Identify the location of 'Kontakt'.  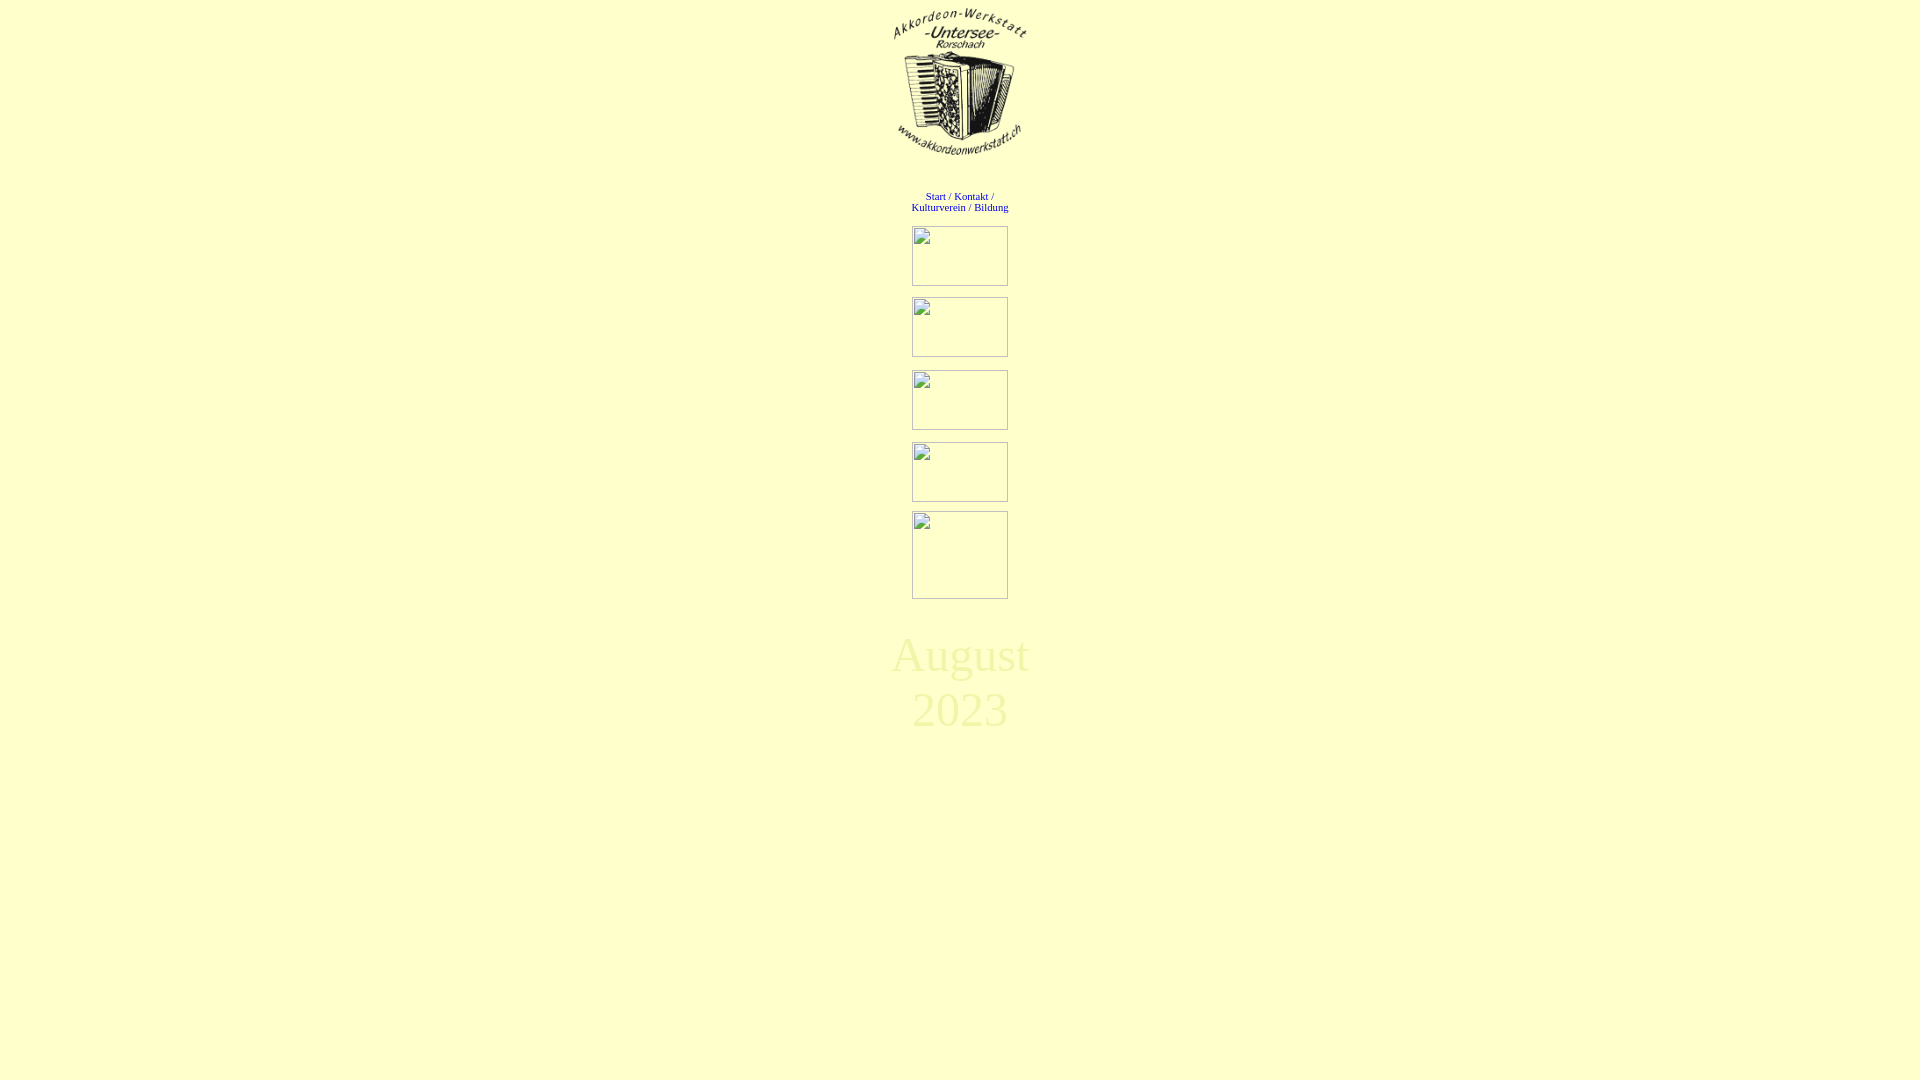
(970, 196).